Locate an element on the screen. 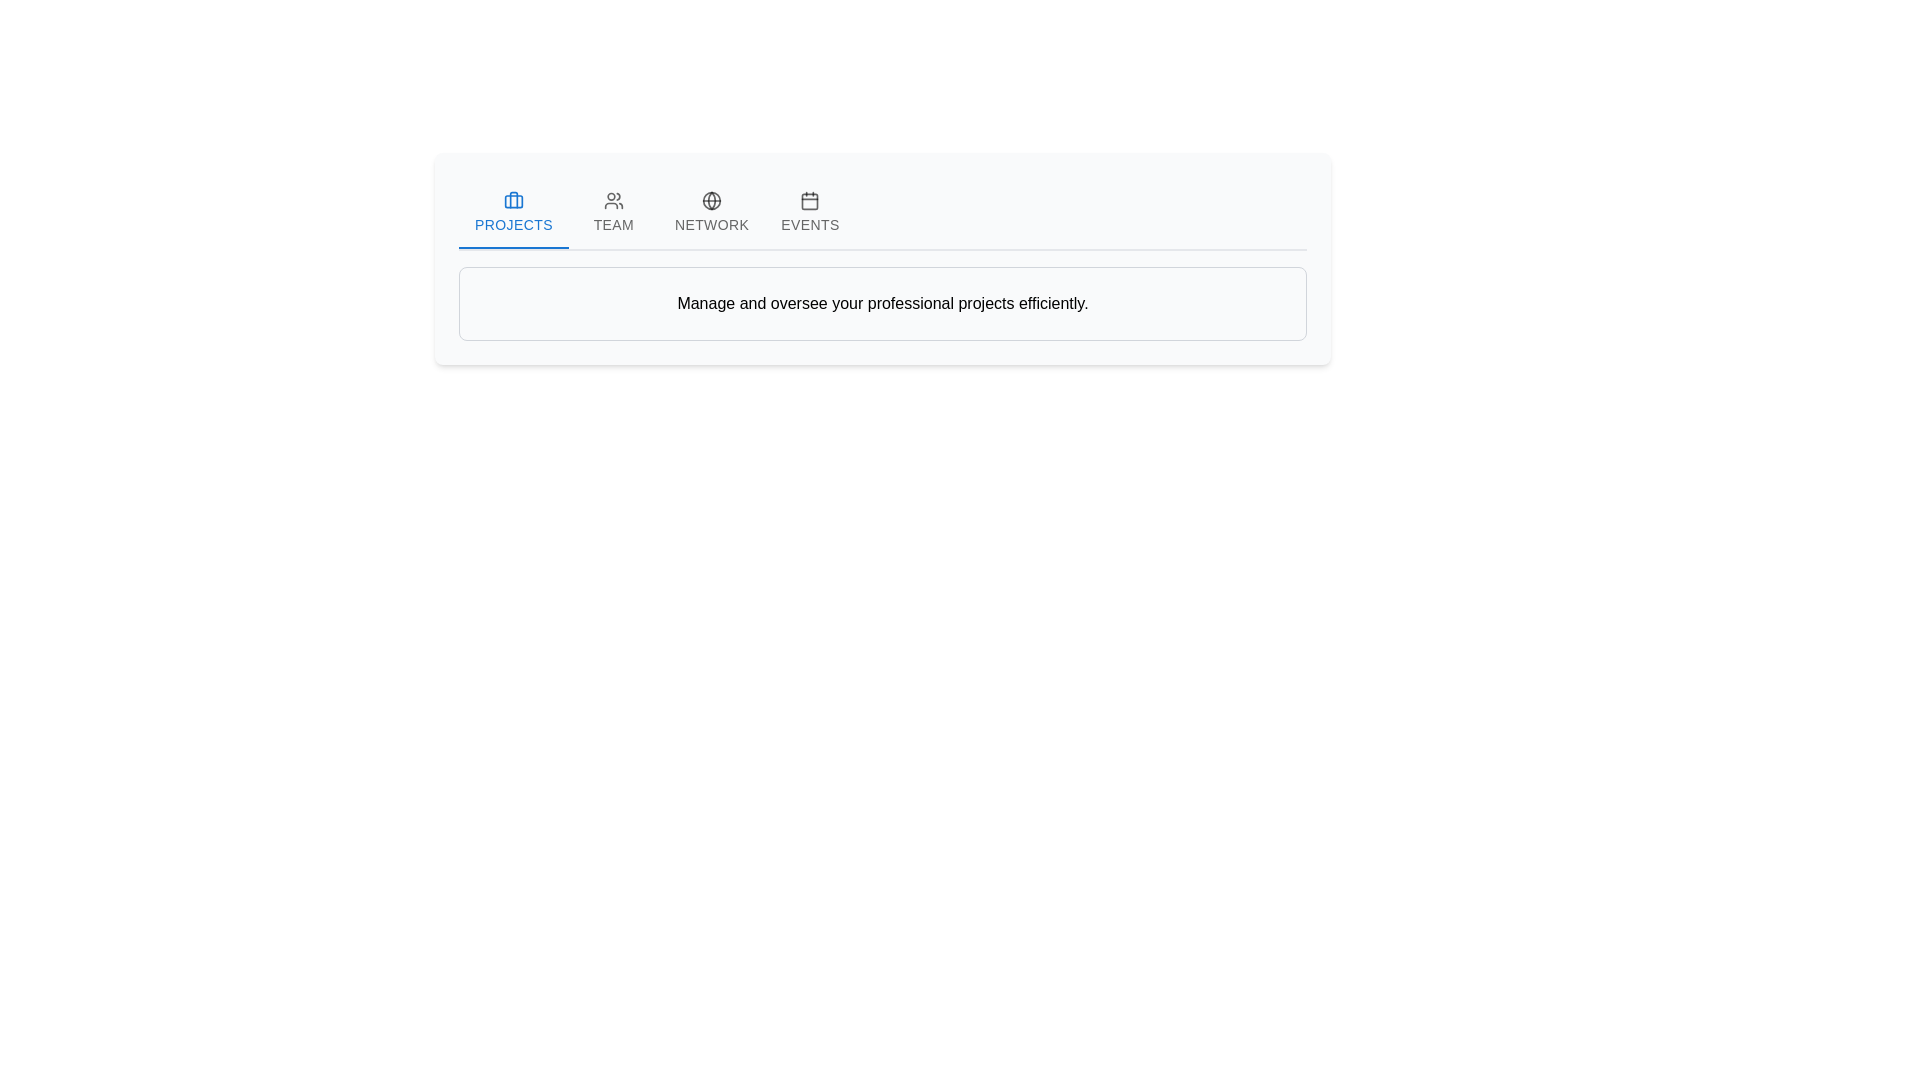 The image size is (1920, 1080). the circle icon representing the network globe in the third tab labeled 'NETWORK' is located at coordinates (712, 201).